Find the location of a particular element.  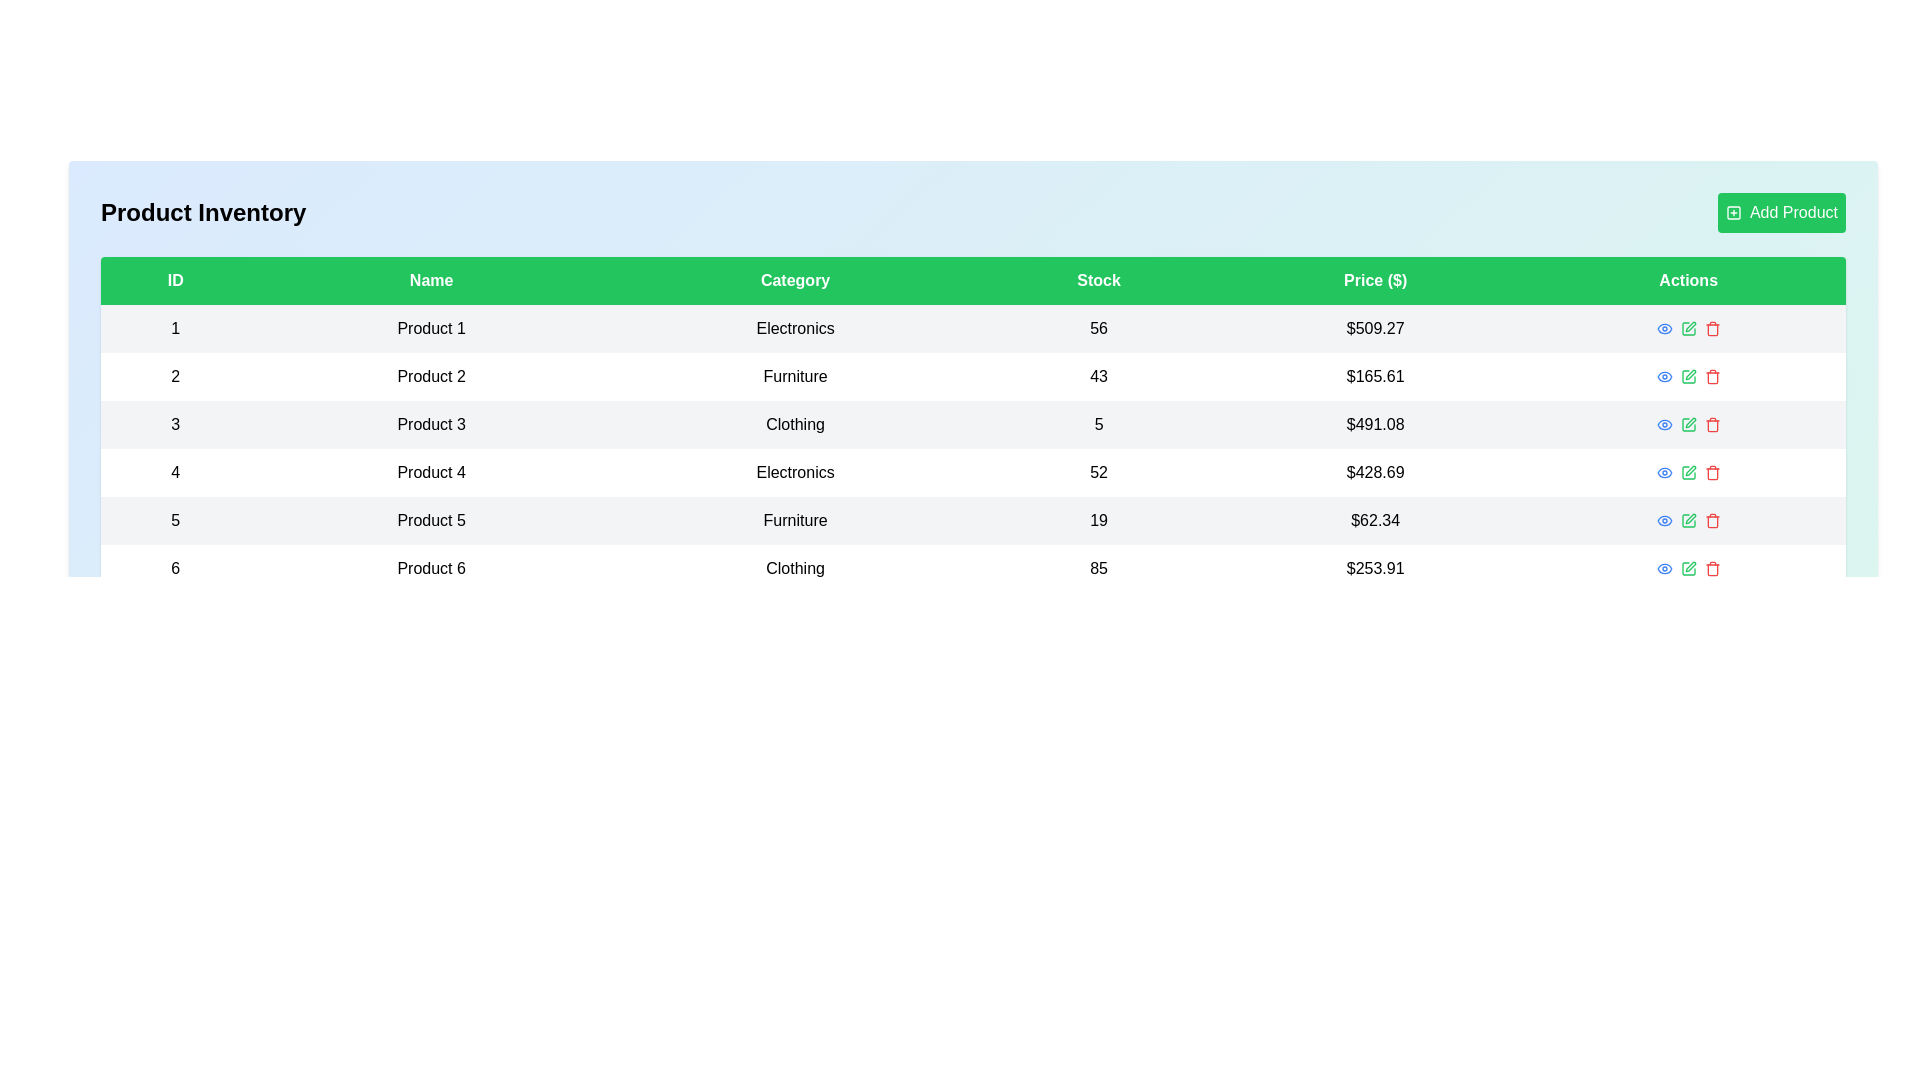

delete button for the product with ID 4 is located at coordinates (1711, 473).